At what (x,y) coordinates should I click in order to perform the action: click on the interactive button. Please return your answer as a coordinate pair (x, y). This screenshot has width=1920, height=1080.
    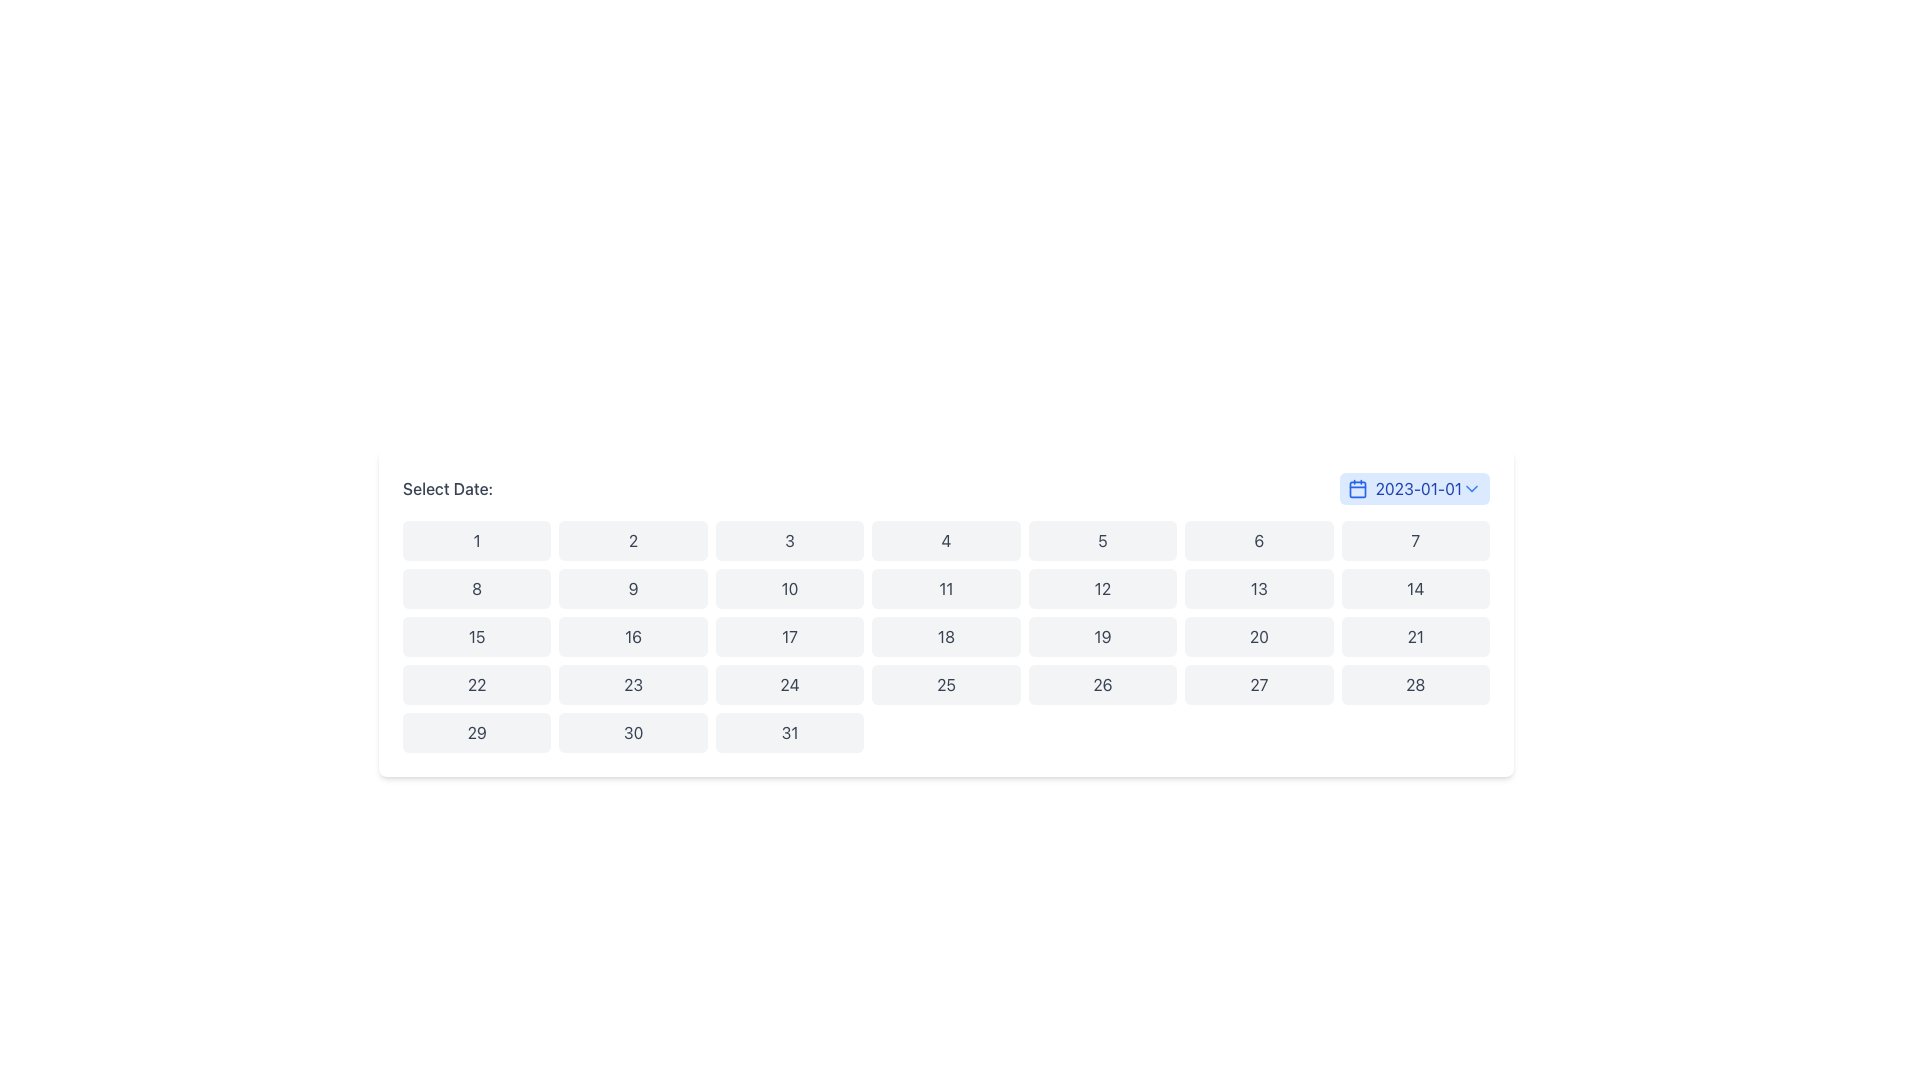
    Looking at the image, I should click on (1414, 636).